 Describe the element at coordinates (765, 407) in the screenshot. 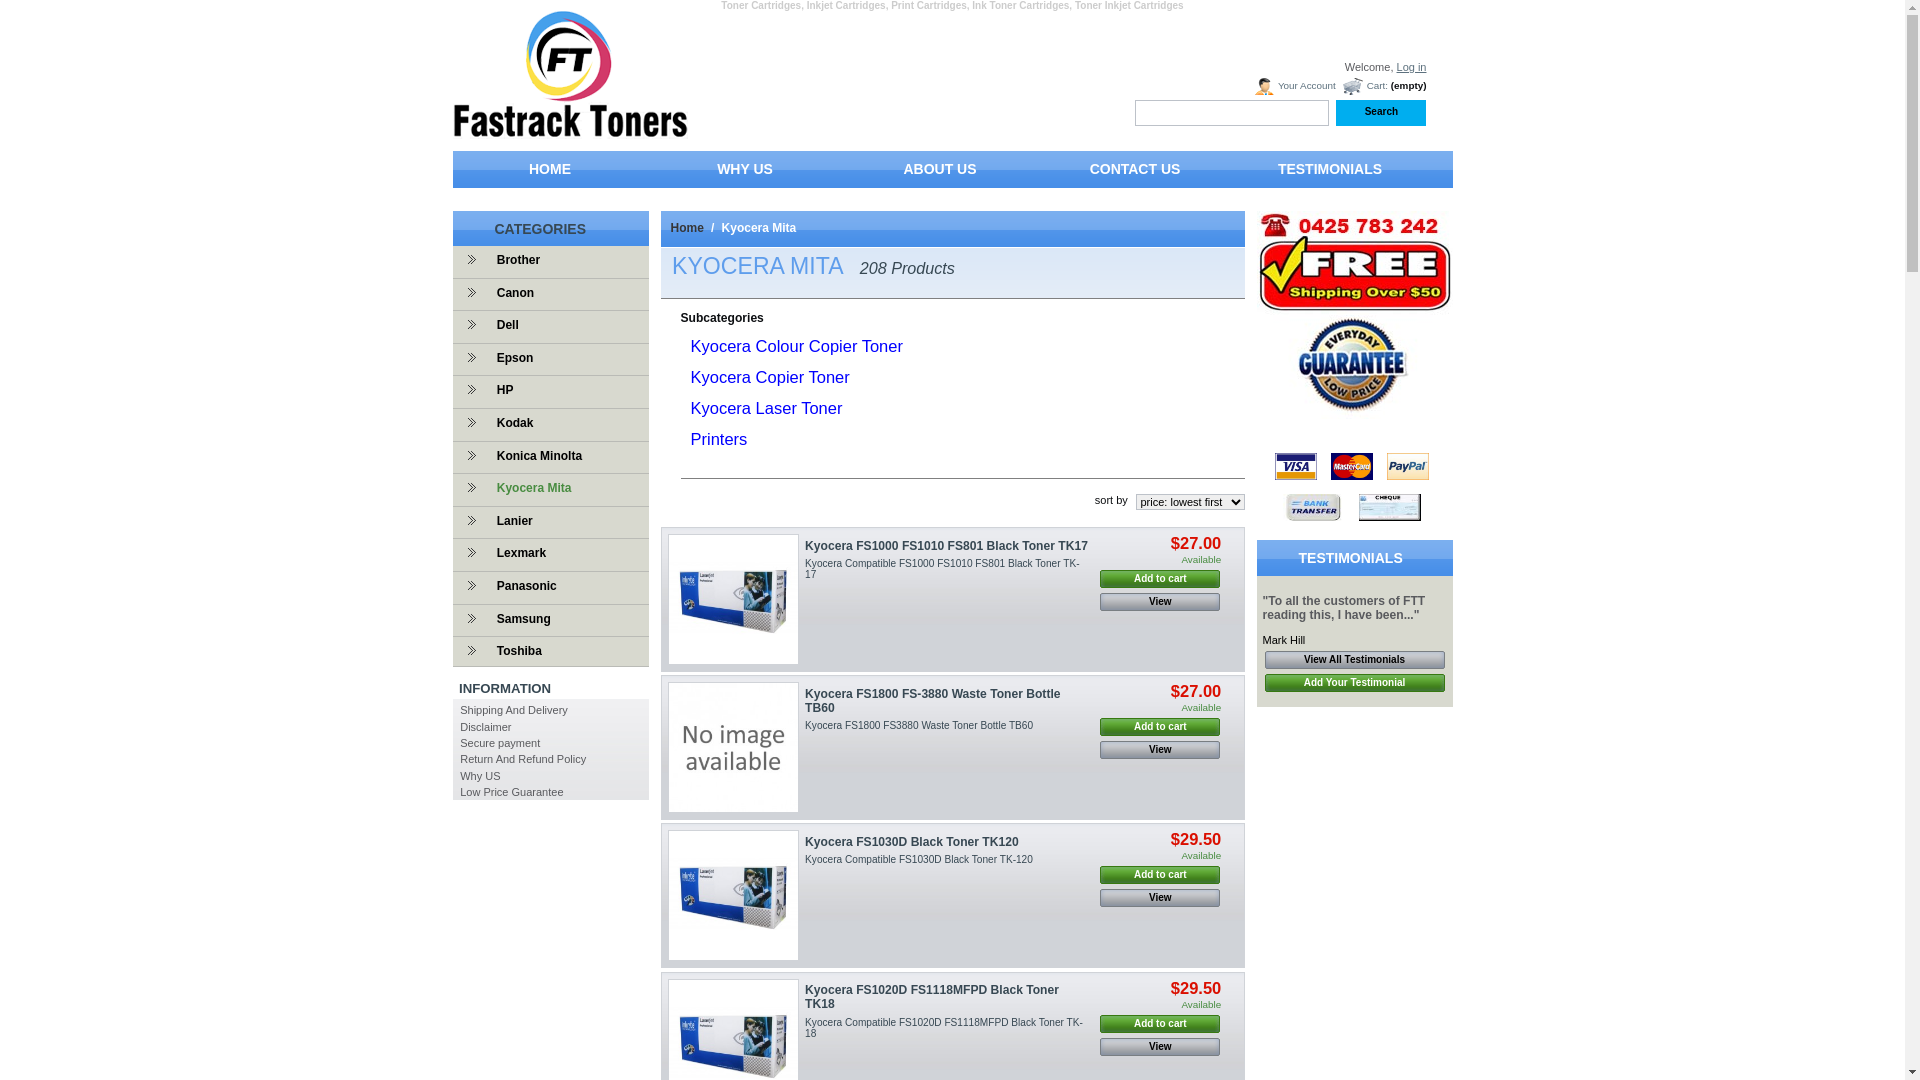

I see `'Kyocera Laser Toner'` at that location.